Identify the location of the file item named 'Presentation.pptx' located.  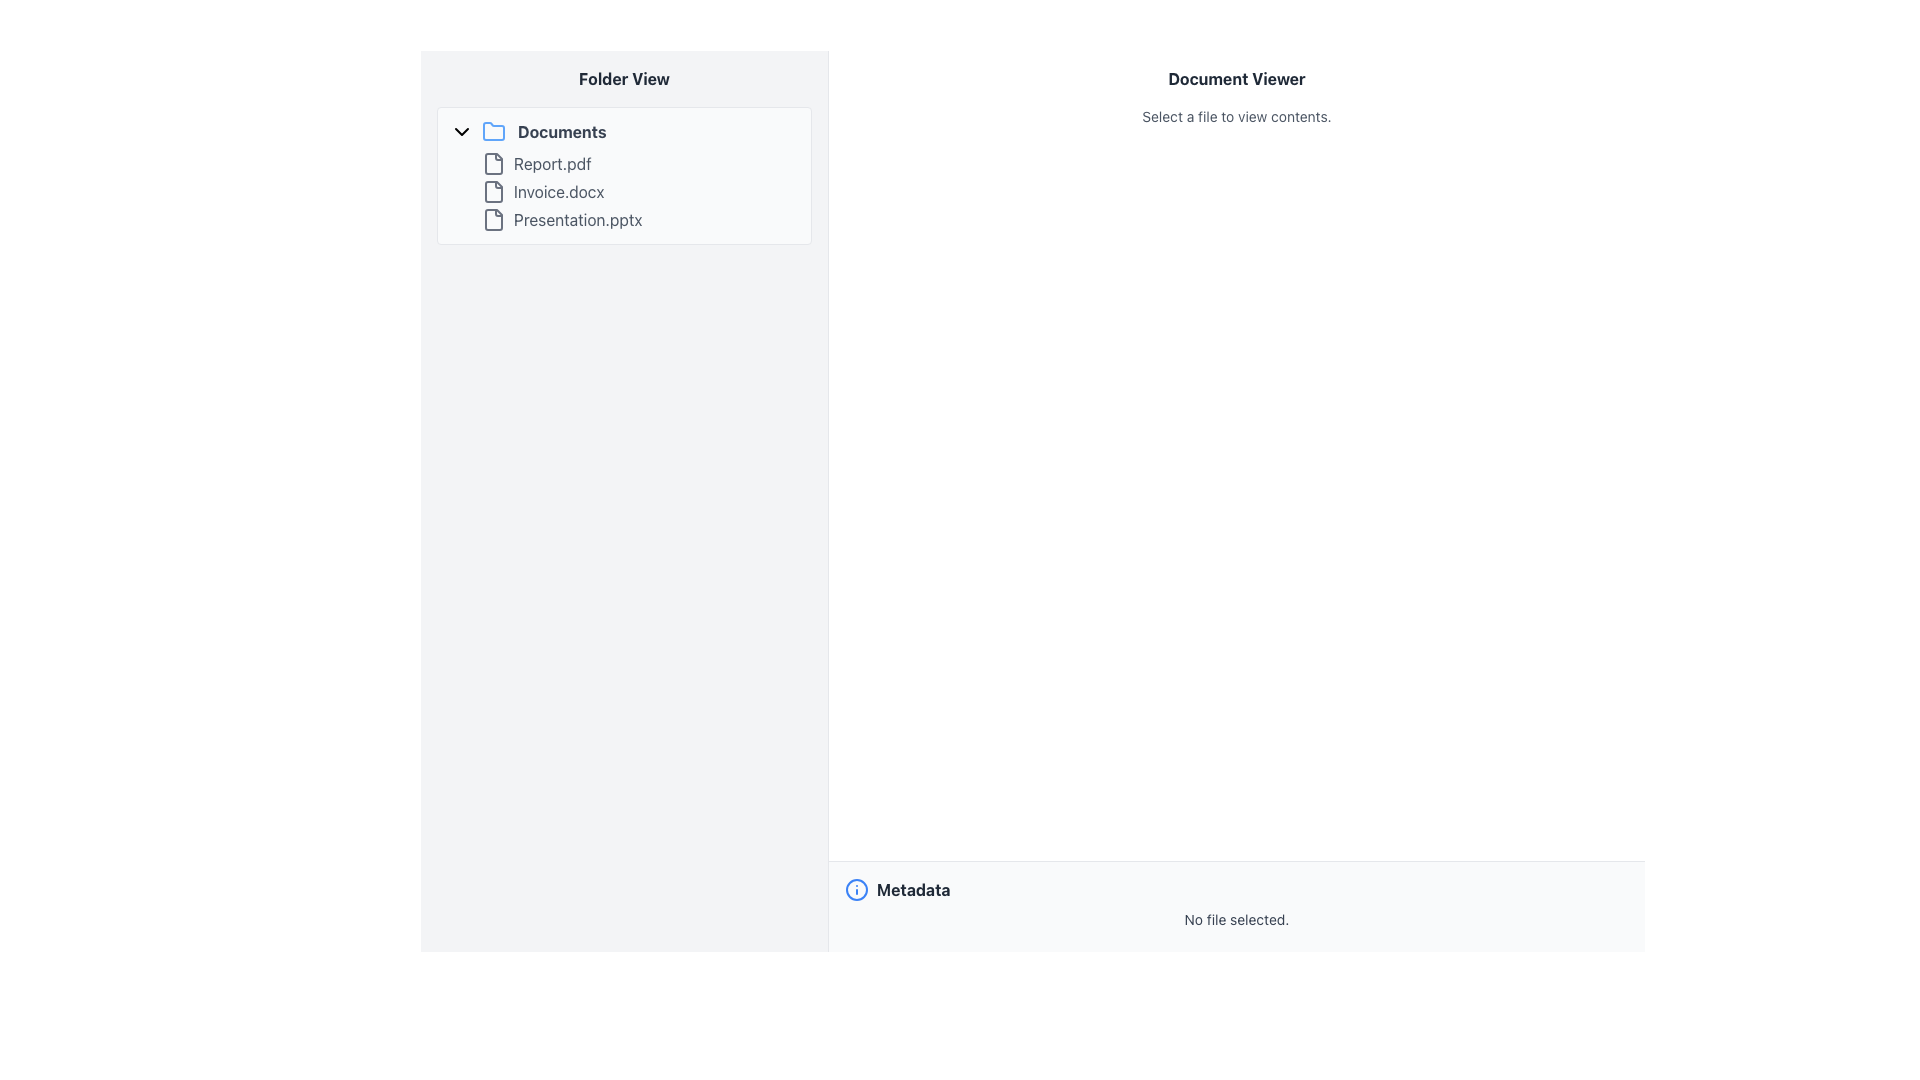
(640, 219).